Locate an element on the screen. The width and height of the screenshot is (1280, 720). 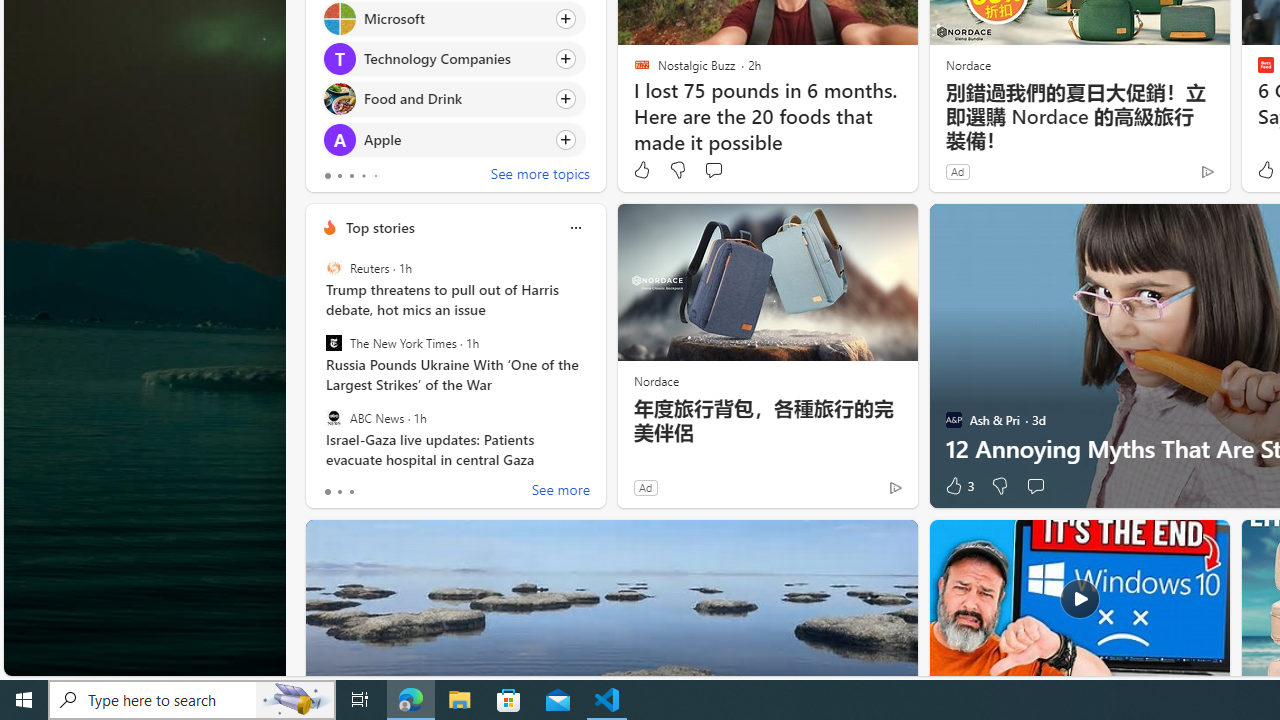
'tab-2' is located at coordinates (352, 492).